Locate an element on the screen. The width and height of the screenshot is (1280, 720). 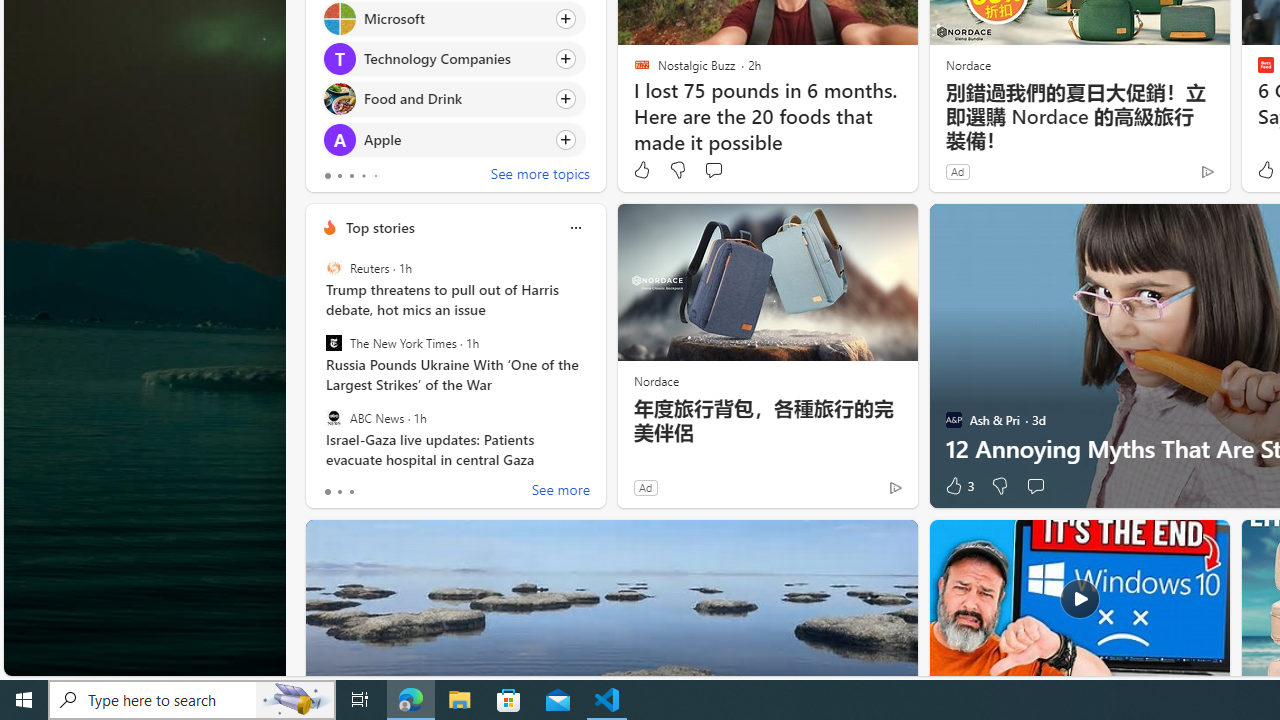
'tab-2' is located at coordinates (352, 492).